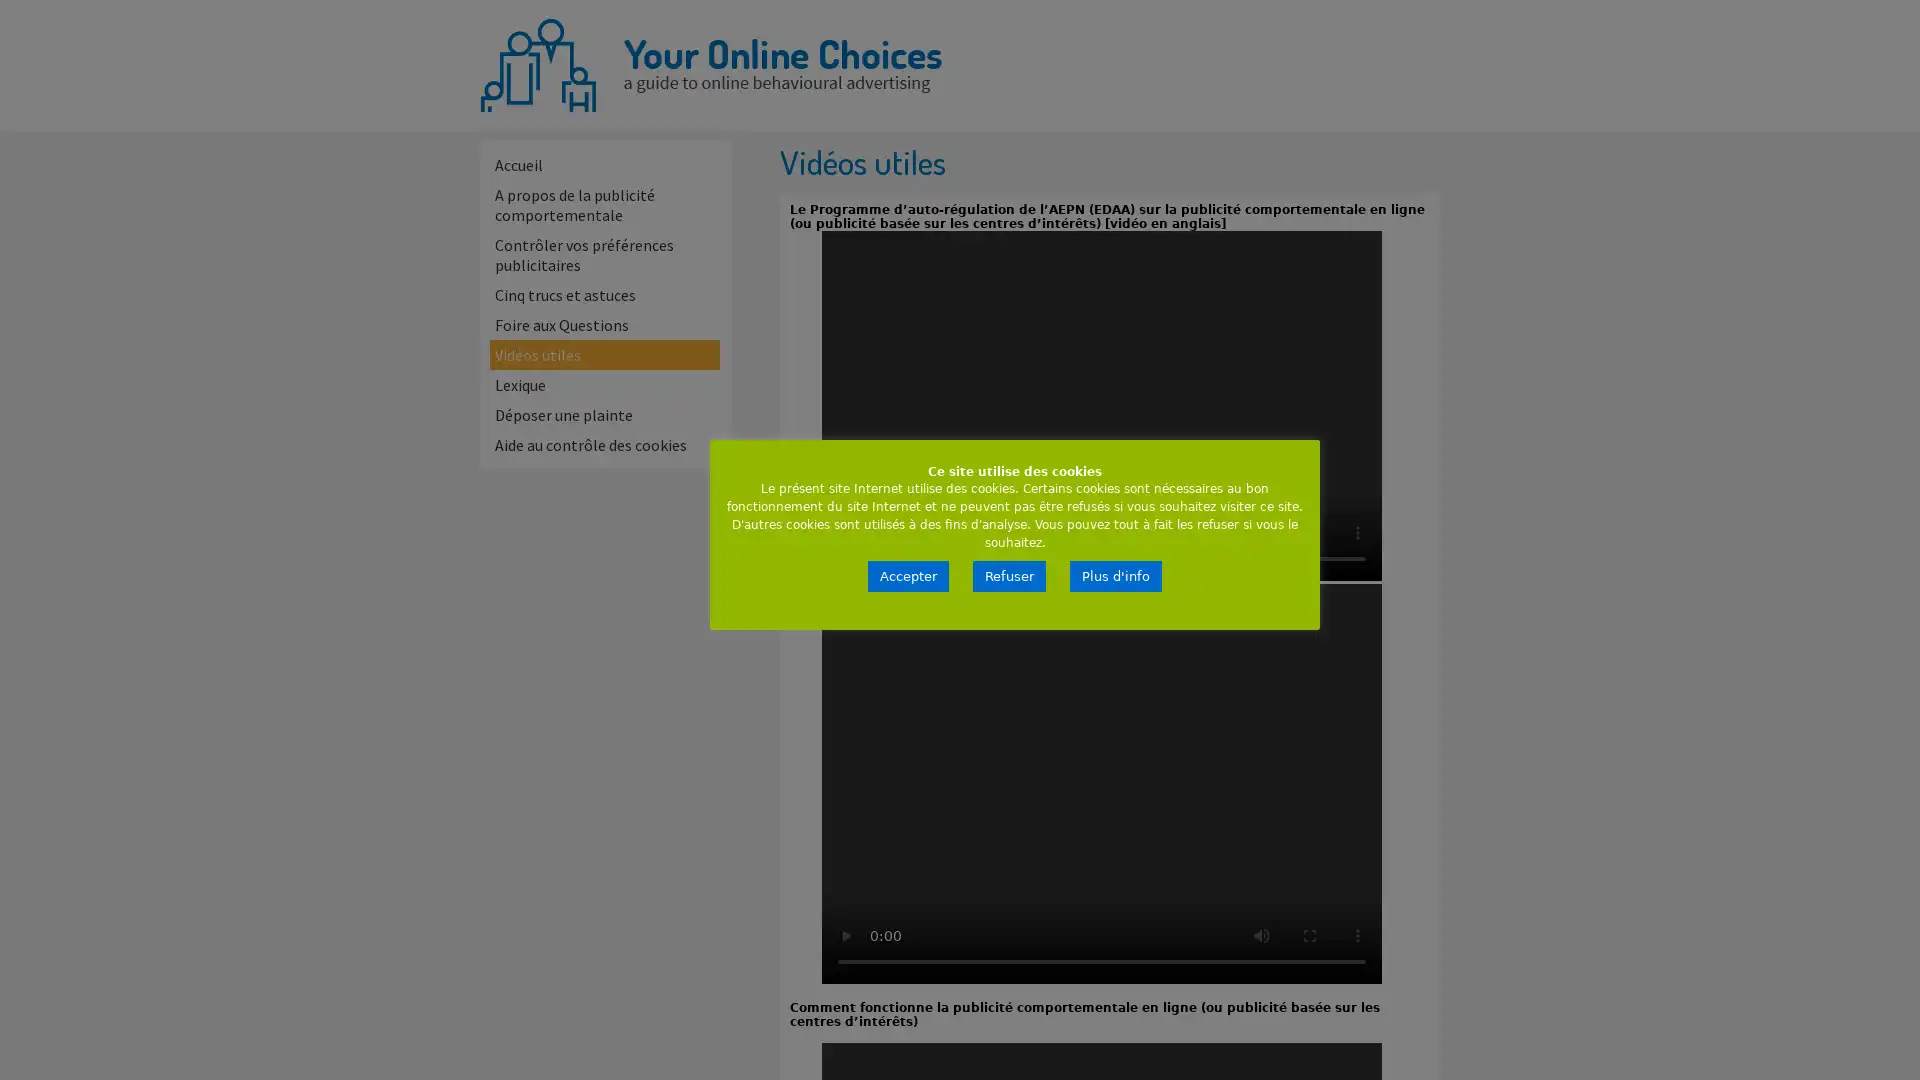  What do you see at coordinates (1261, 936) in the screenshot?
I see `mute` at bounding box center [1261, 936].